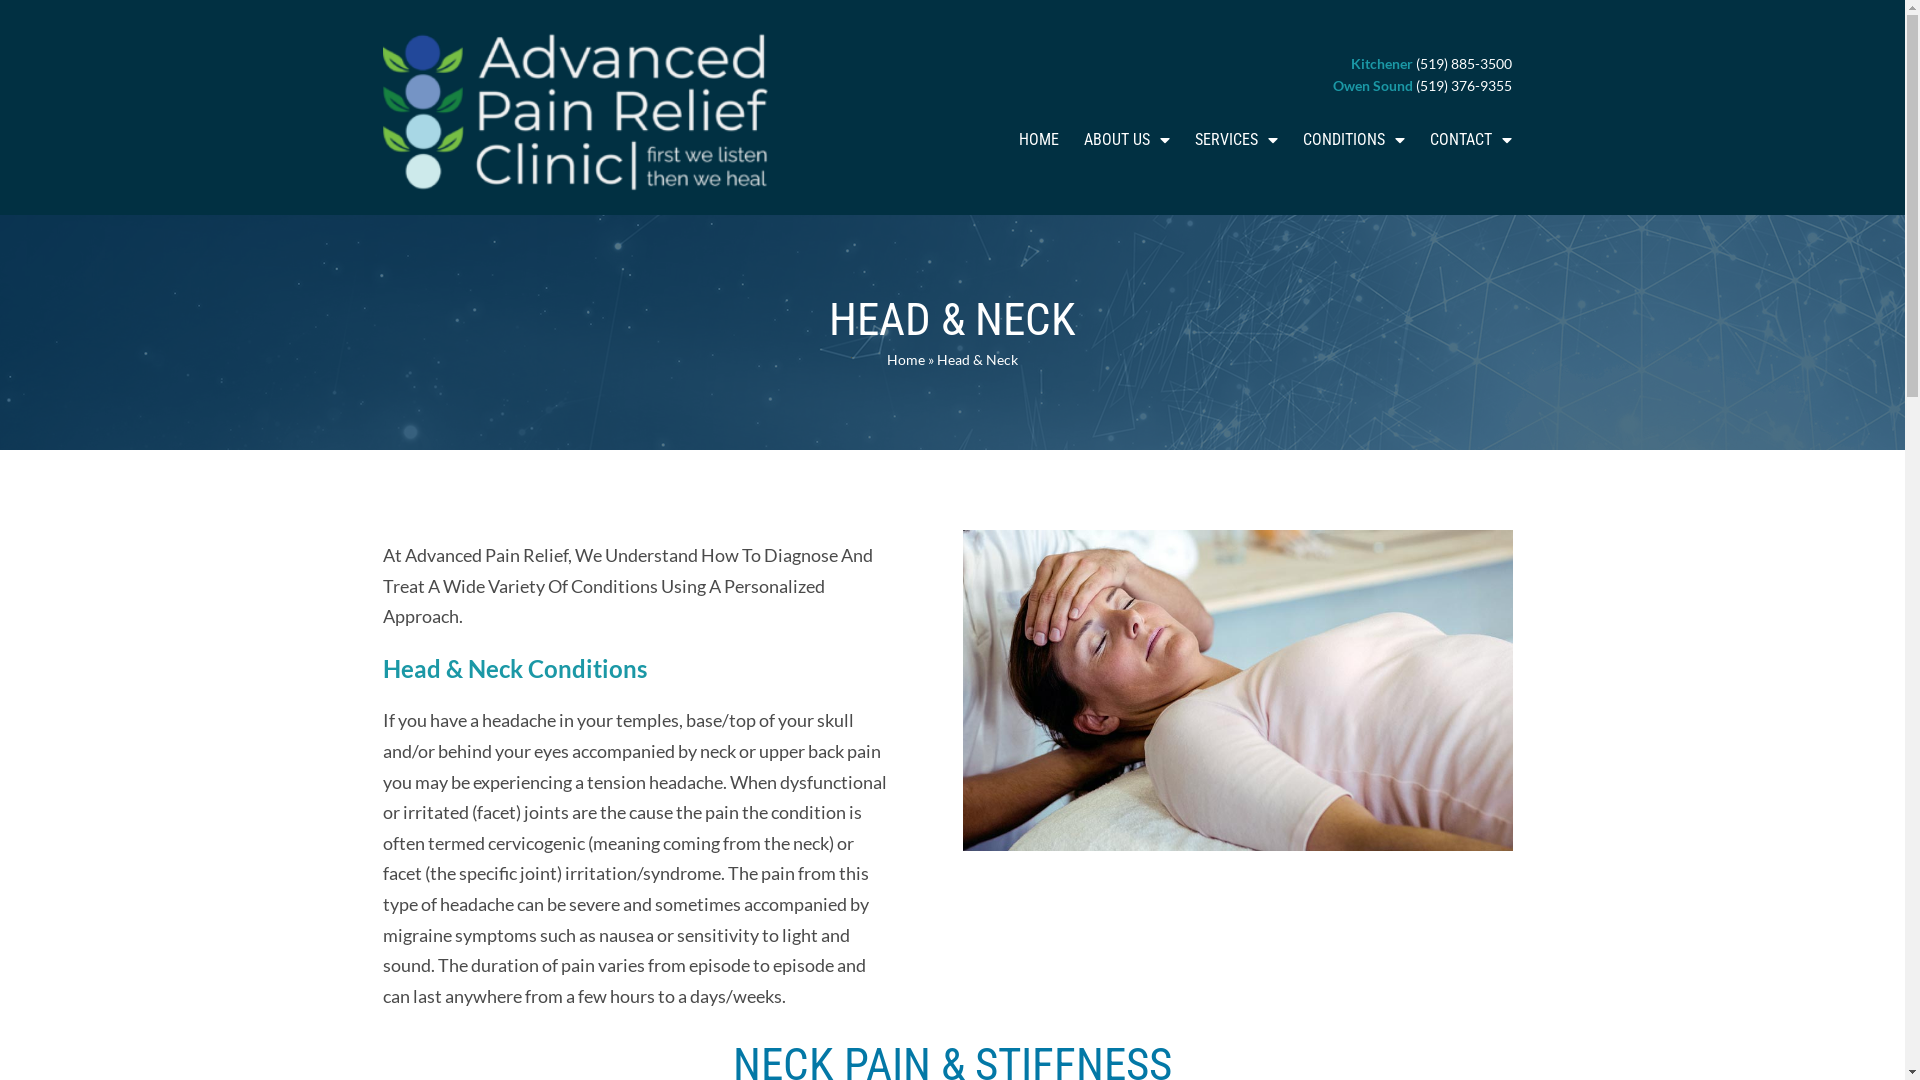 This screenshot has width=1920, height=1080. Describe the element at coordinates (886, 358) in the screenshot. I see `'Home'` at that location.